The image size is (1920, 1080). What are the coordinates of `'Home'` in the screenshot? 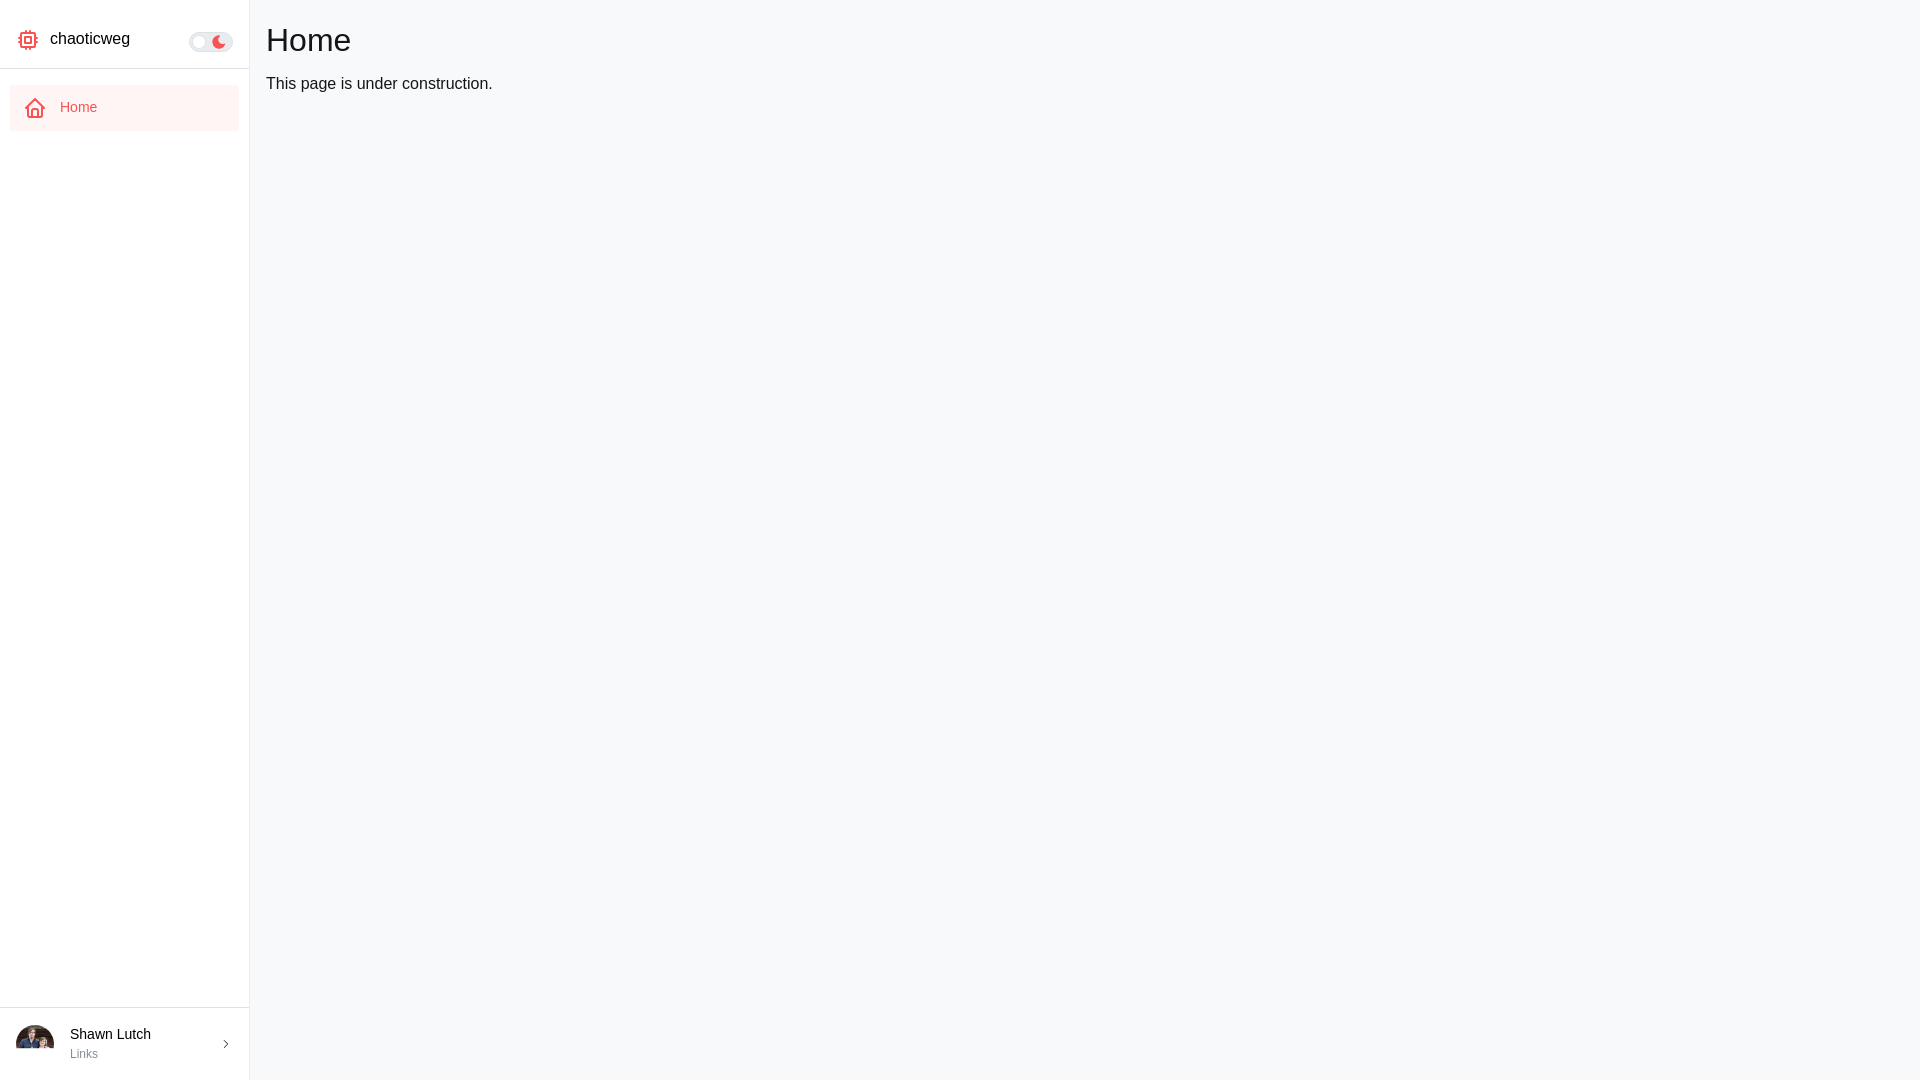 It's located at (123, 108).